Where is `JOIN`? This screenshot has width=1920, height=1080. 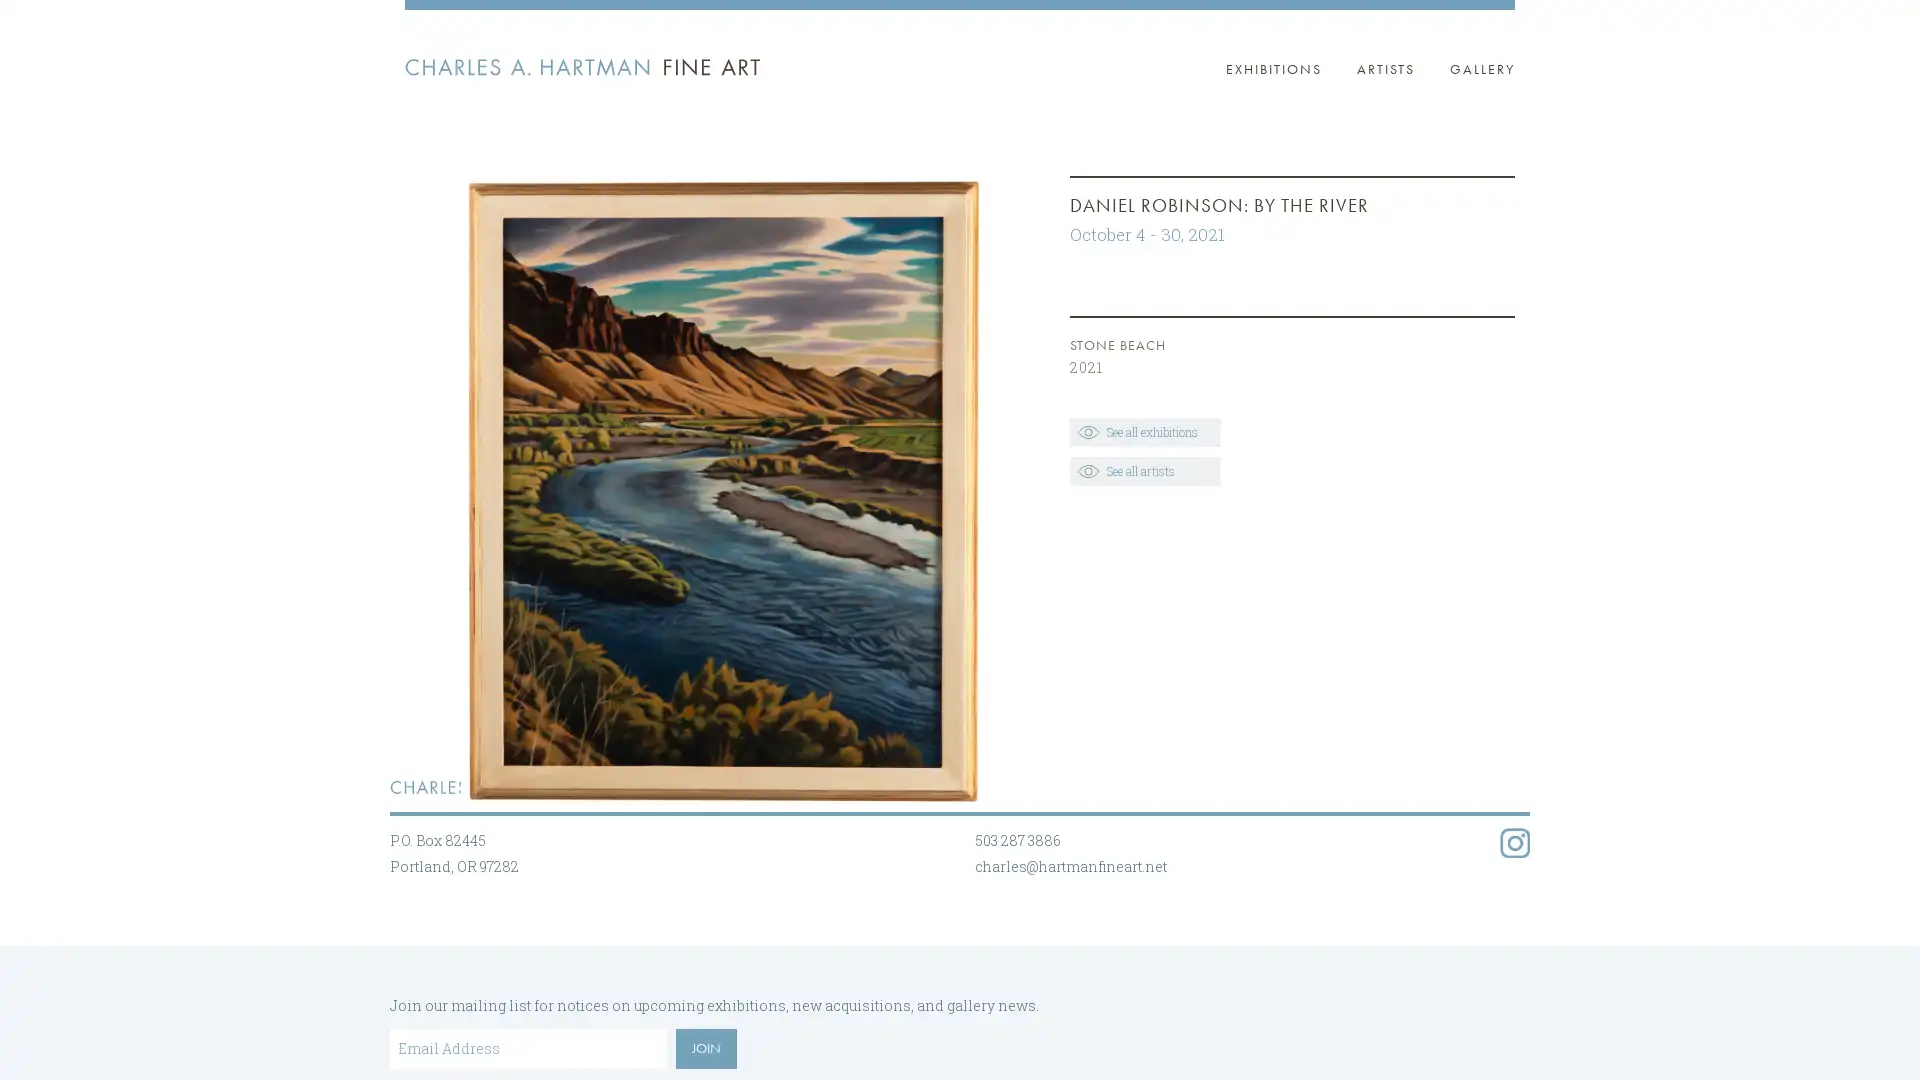 JOIN is located at coordinates (706, 1047).